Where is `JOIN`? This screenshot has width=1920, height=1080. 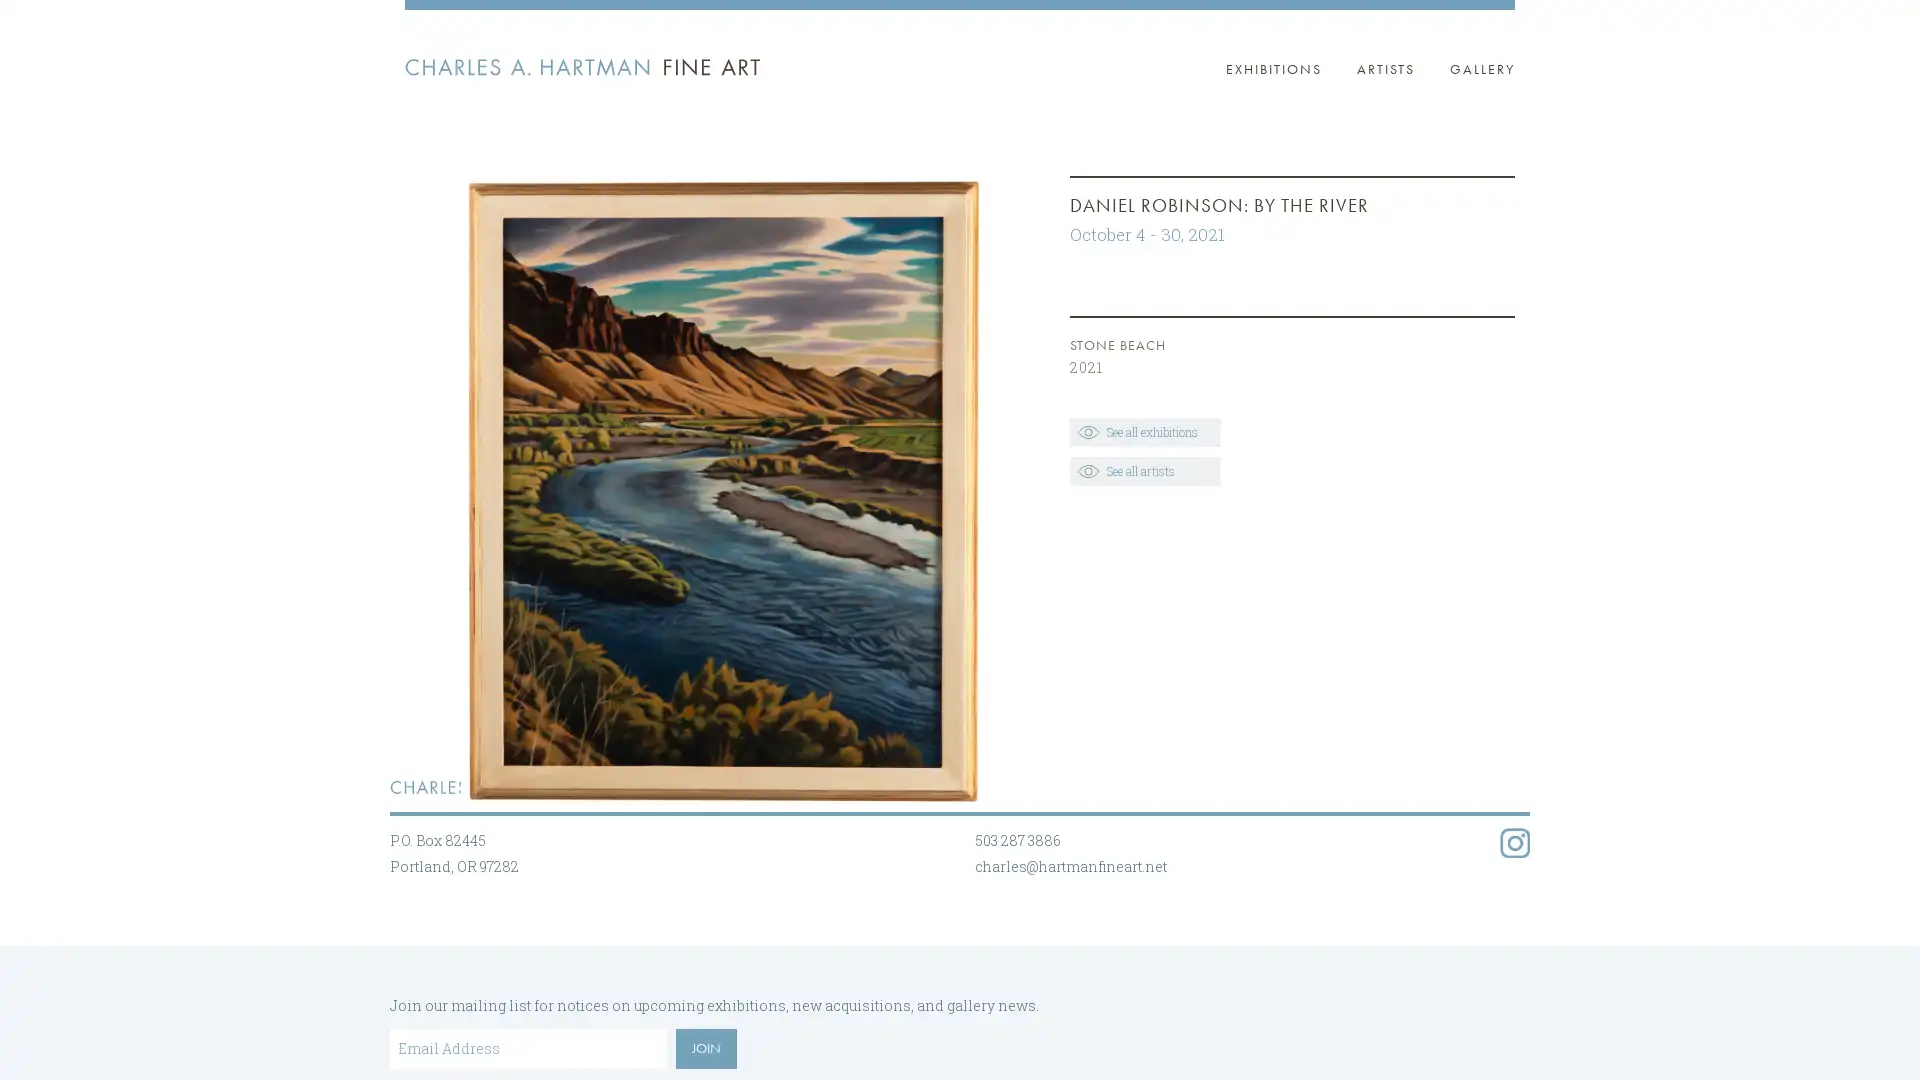 JOIN is located at coordinates (706, 1047).